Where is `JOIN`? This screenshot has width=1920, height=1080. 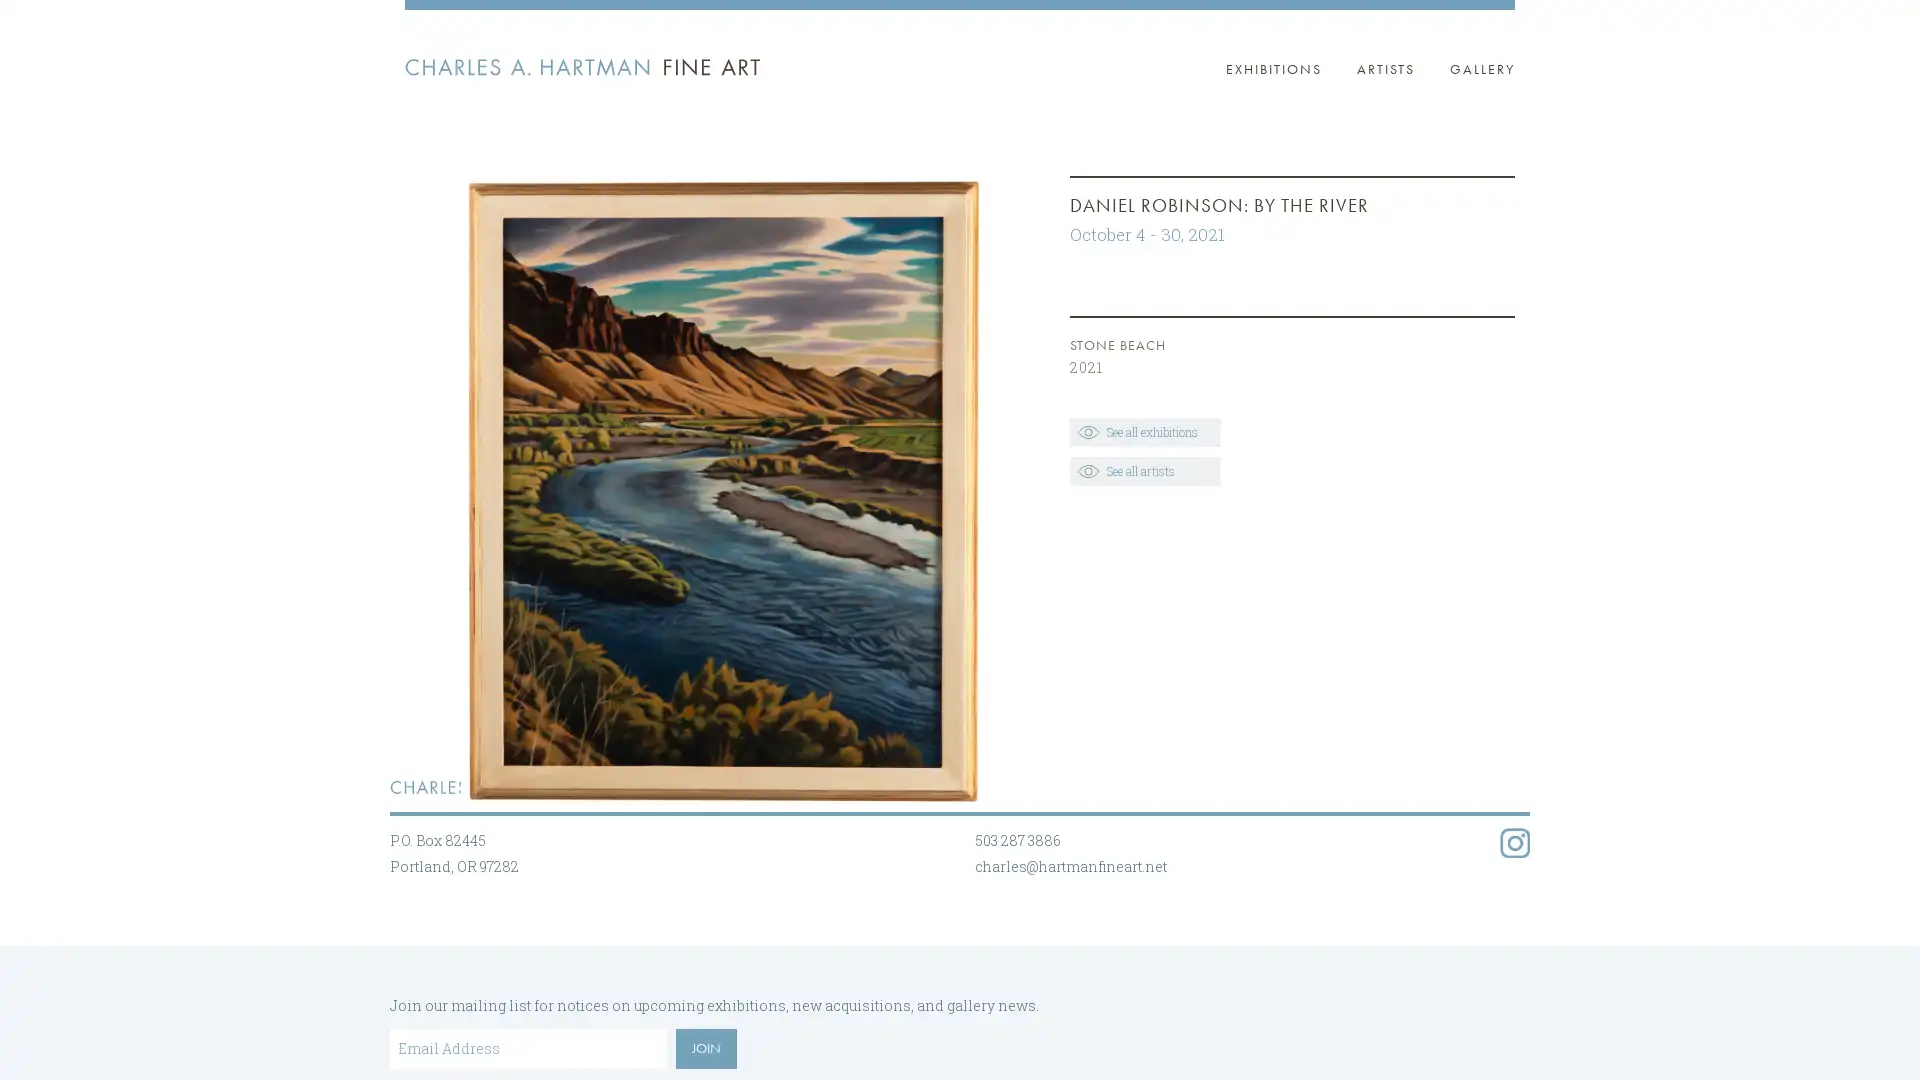 JOIN is located at coordinates (706, 1047).